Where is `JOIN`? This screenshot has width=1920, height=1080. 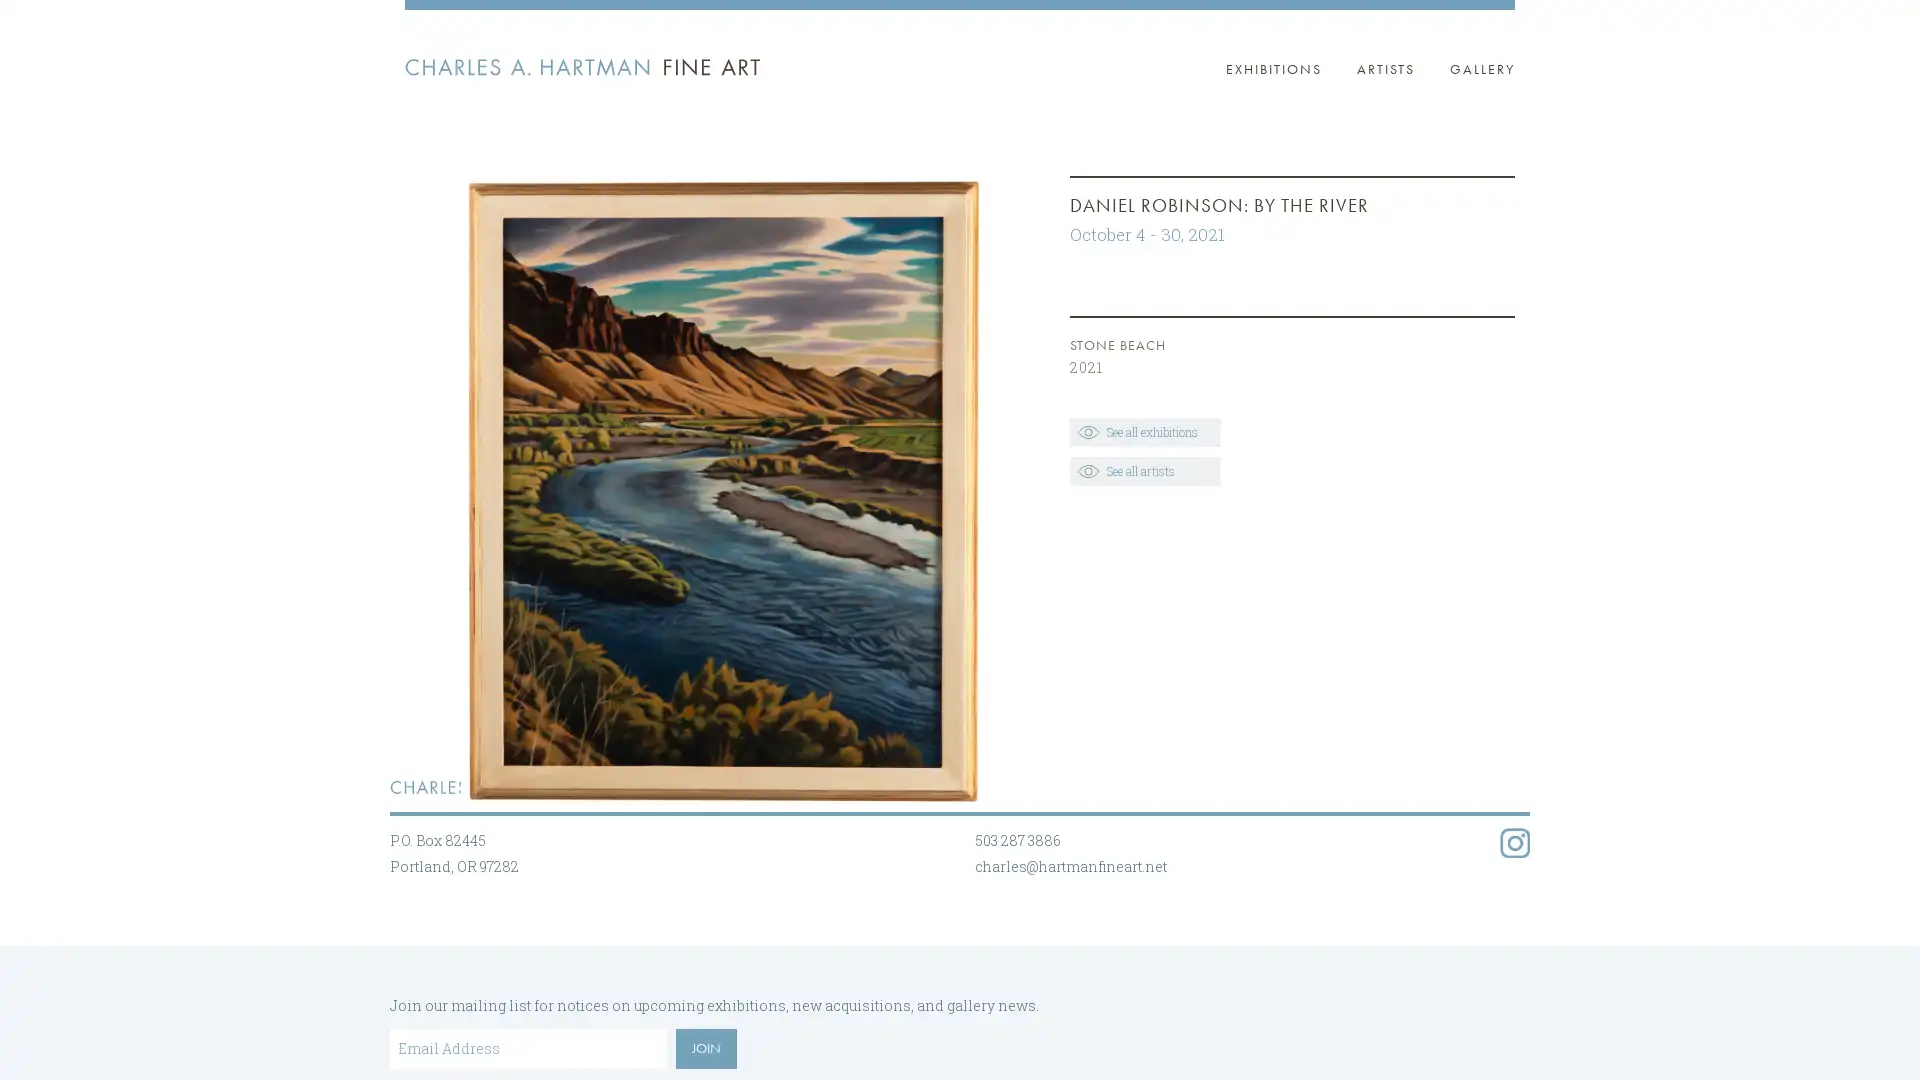 JOIN is located at coordinates (706, 1047).